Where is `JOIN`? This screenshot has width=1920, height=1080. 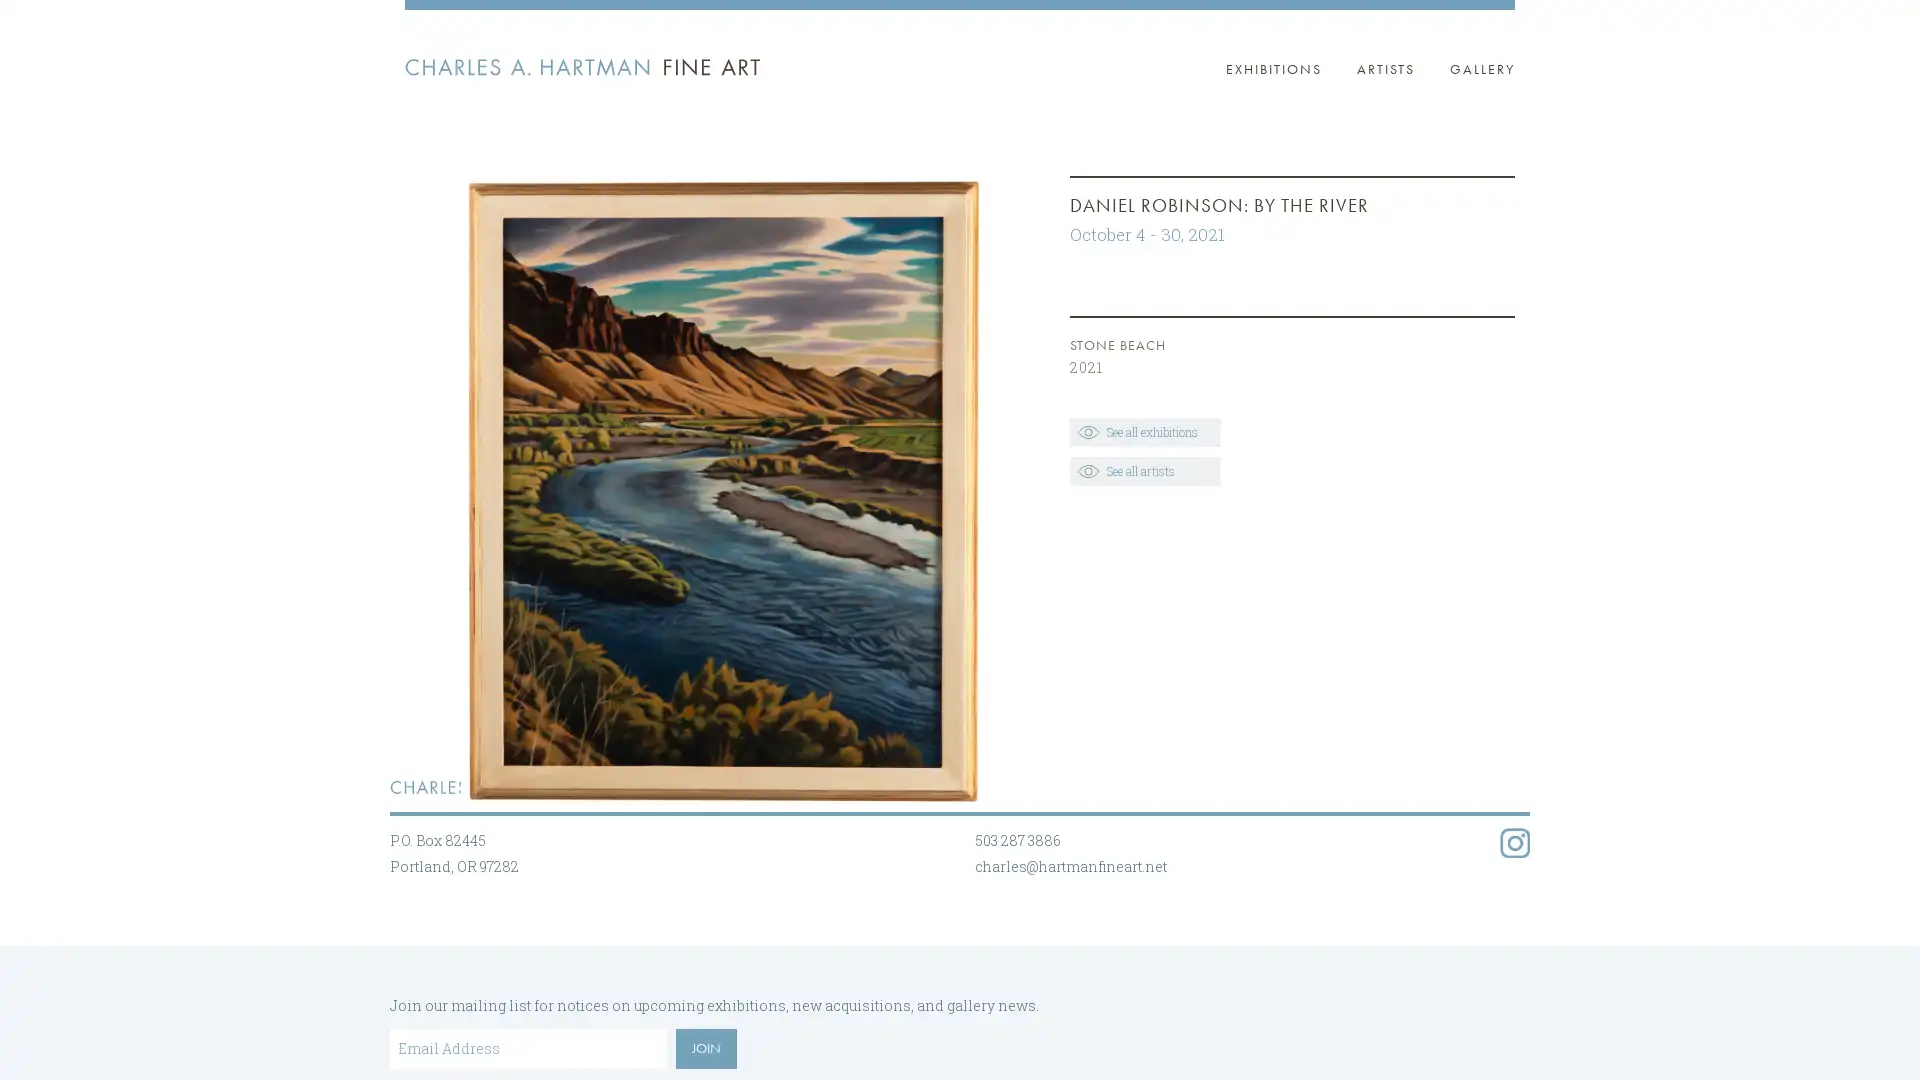 JOIN is located at coordinates (706, 1047).